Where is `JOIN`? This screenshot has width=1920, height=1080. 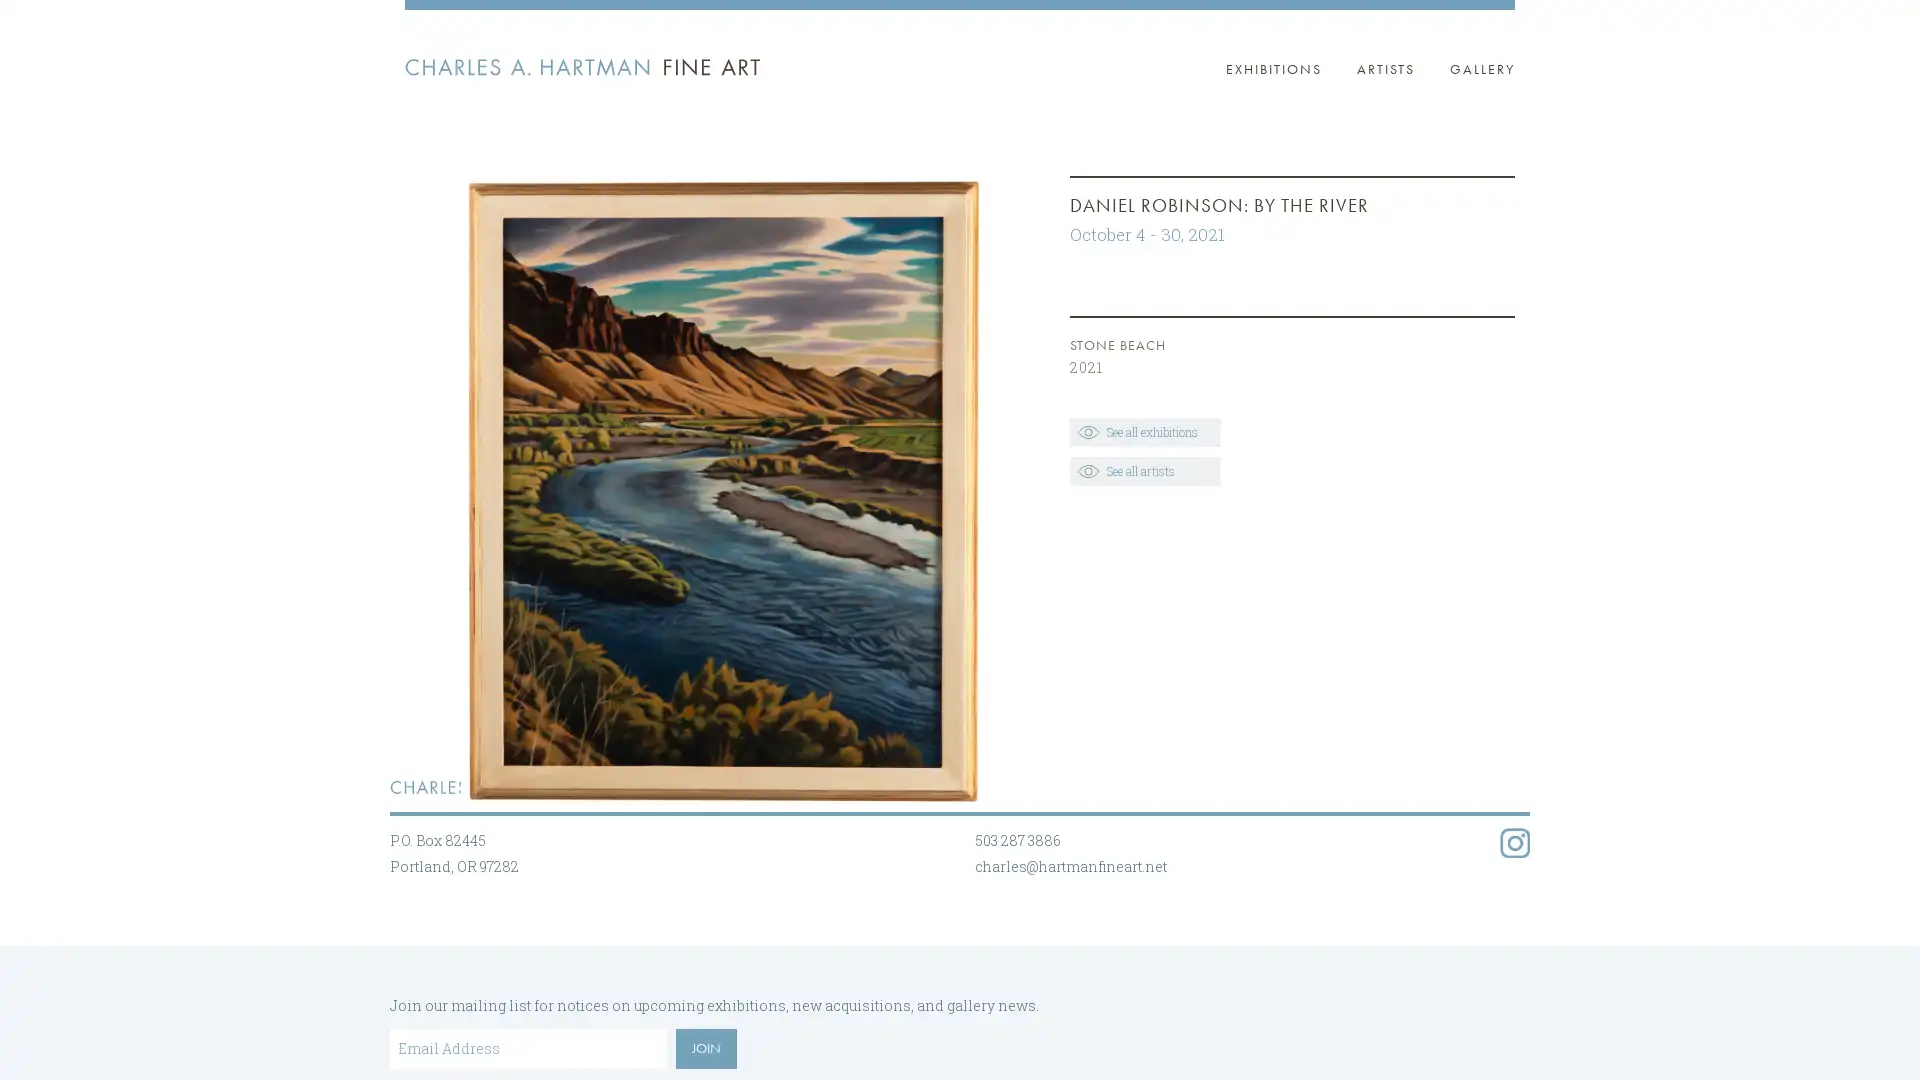 JOIN is located at coordinates (706, 1047).